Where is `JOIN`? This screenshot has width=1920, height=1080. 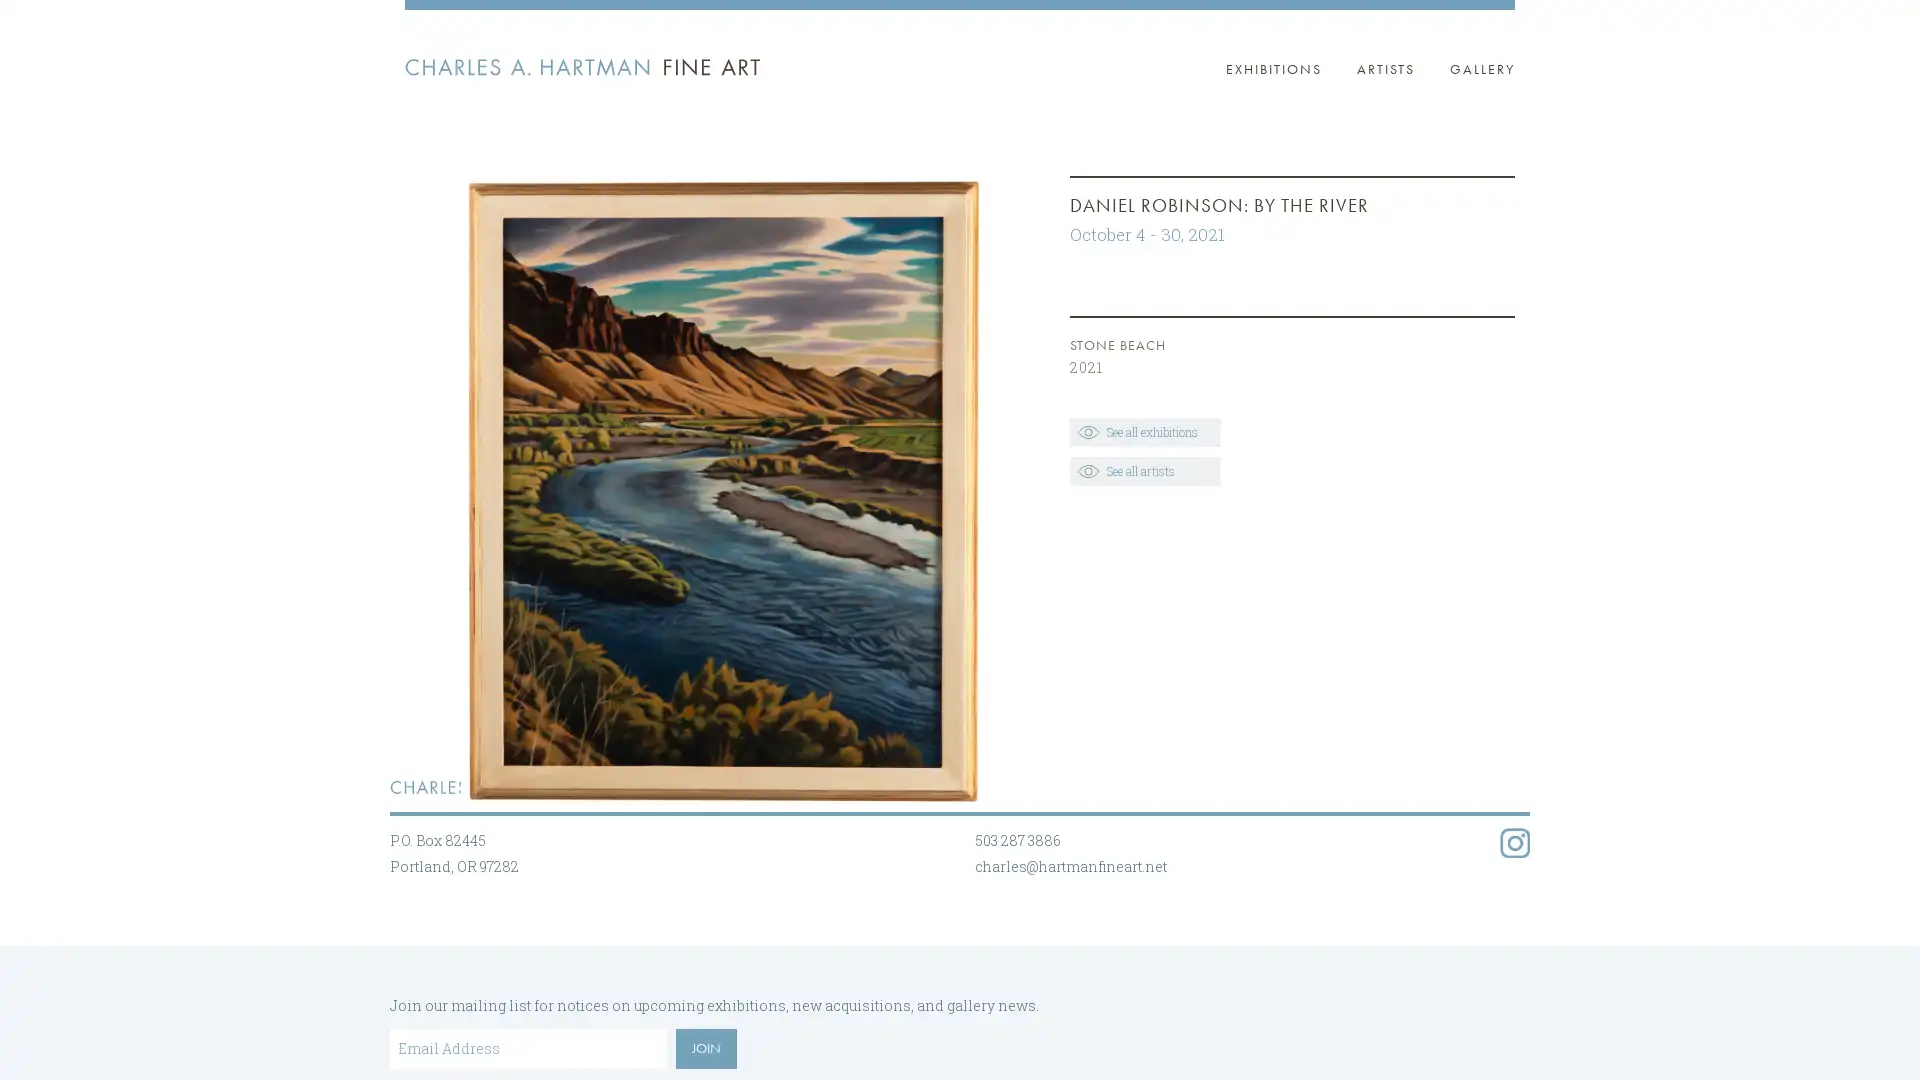 JOIN is located at coordinates (706, 1047).